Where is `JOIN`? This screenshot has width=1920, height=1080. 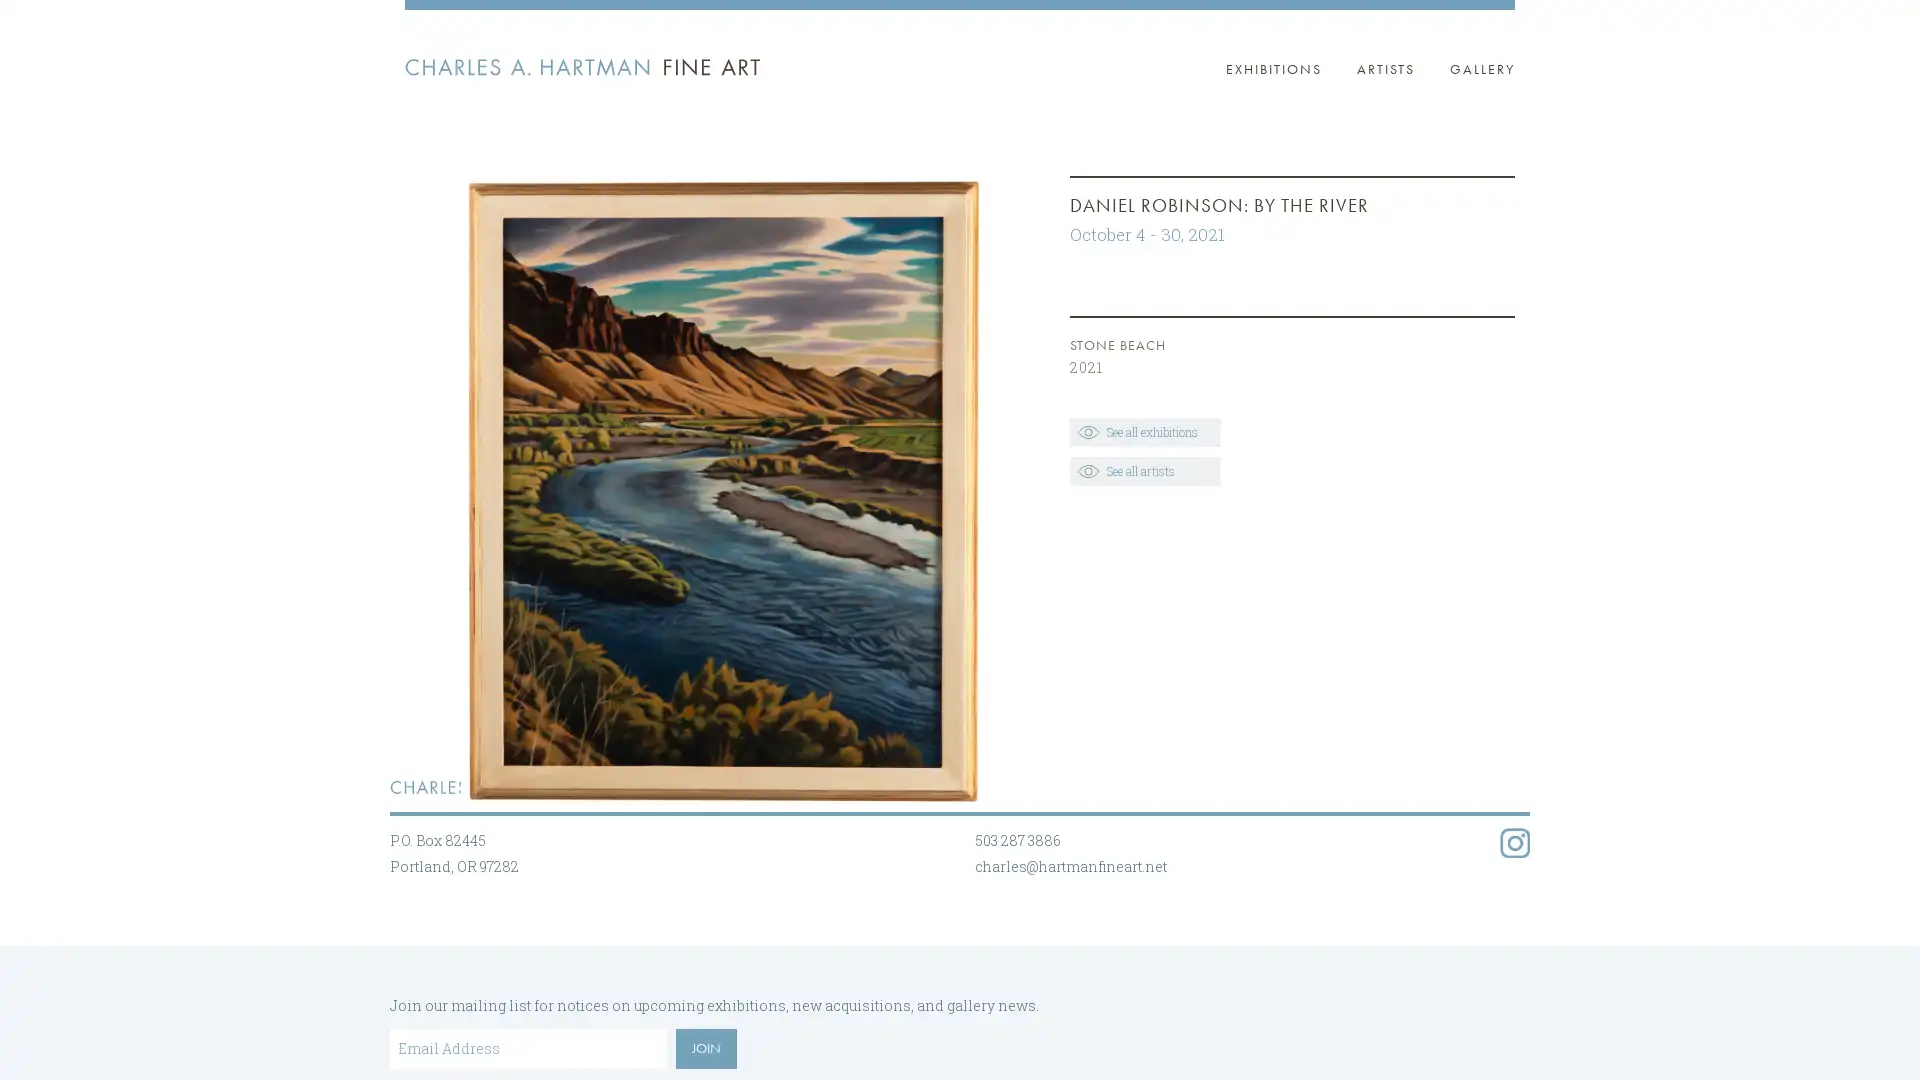 JOIN is located at coordinates (706, 1047).